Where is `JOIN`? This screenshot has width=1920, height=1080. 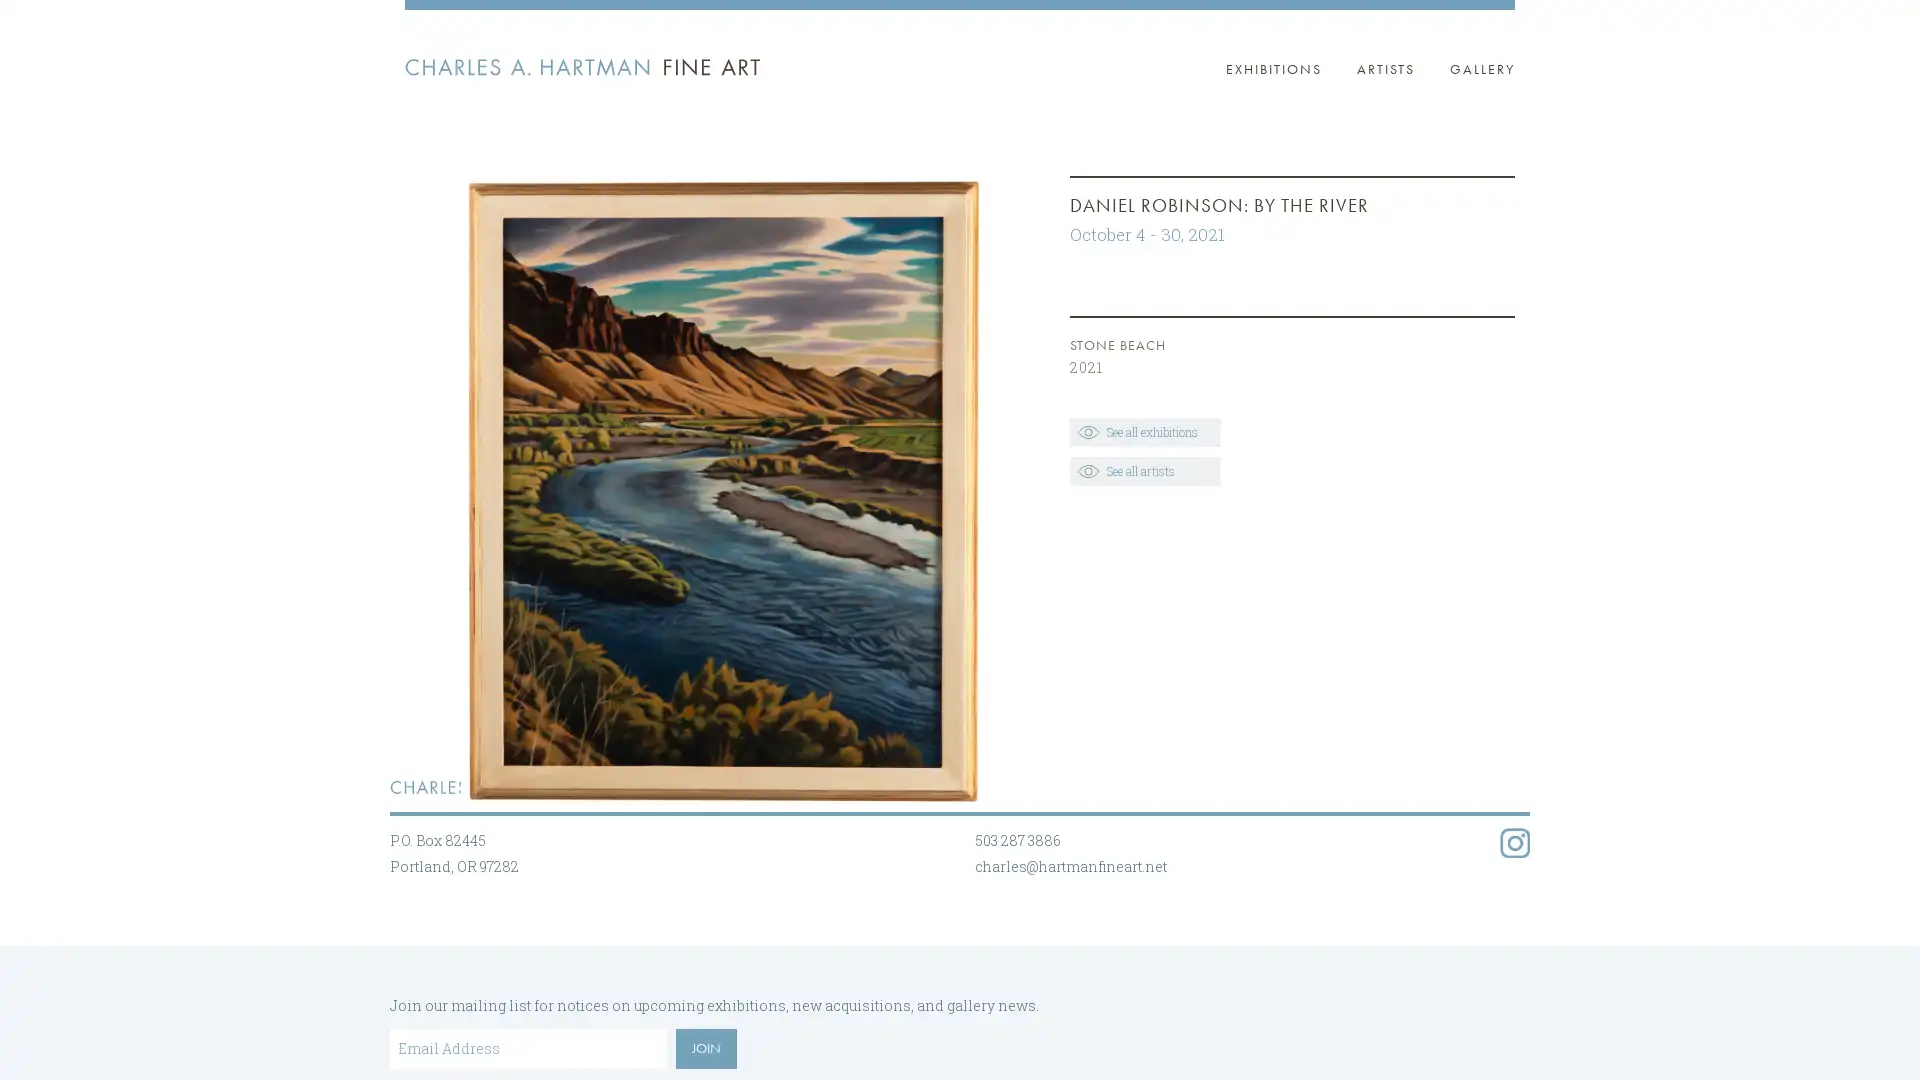 JOIN is located at coordinates (706, 1047).